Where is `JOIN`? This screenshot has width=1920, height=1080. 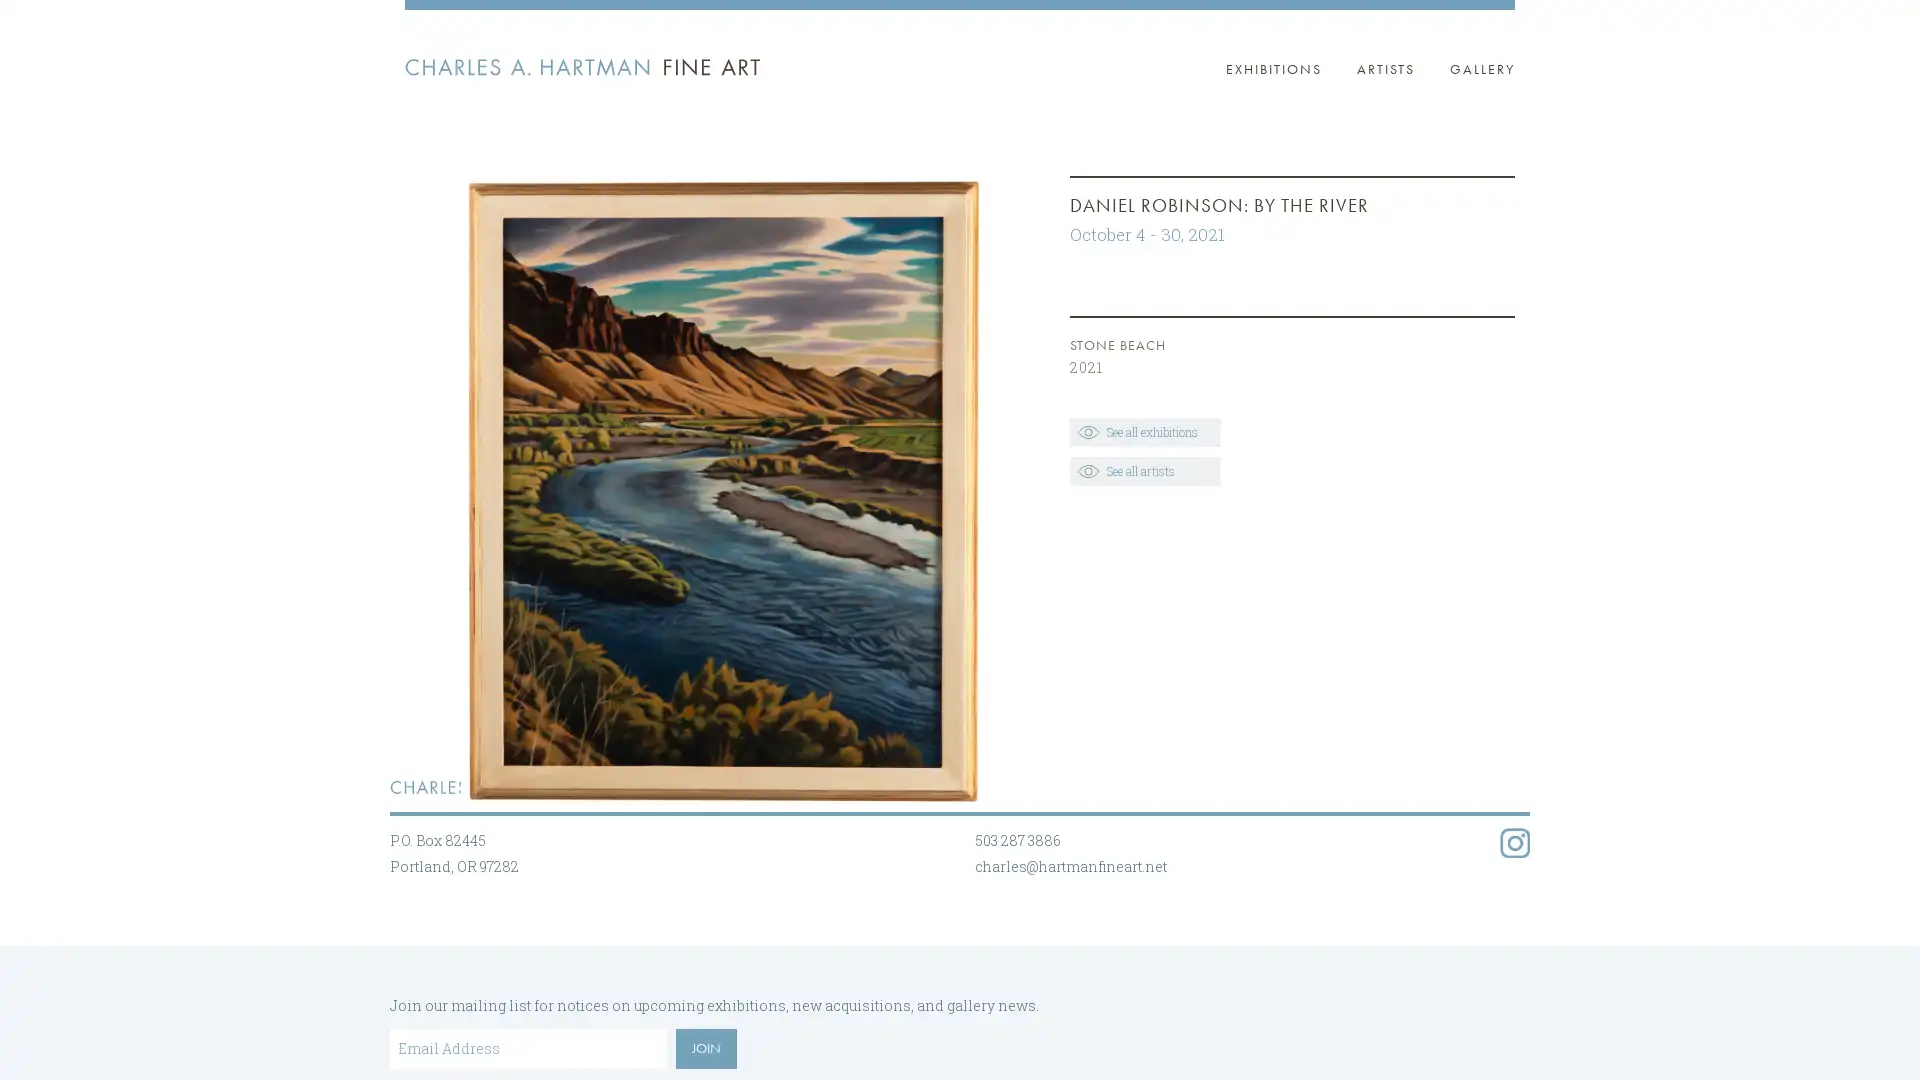 JOIN is located at coordinates (706, 1047).